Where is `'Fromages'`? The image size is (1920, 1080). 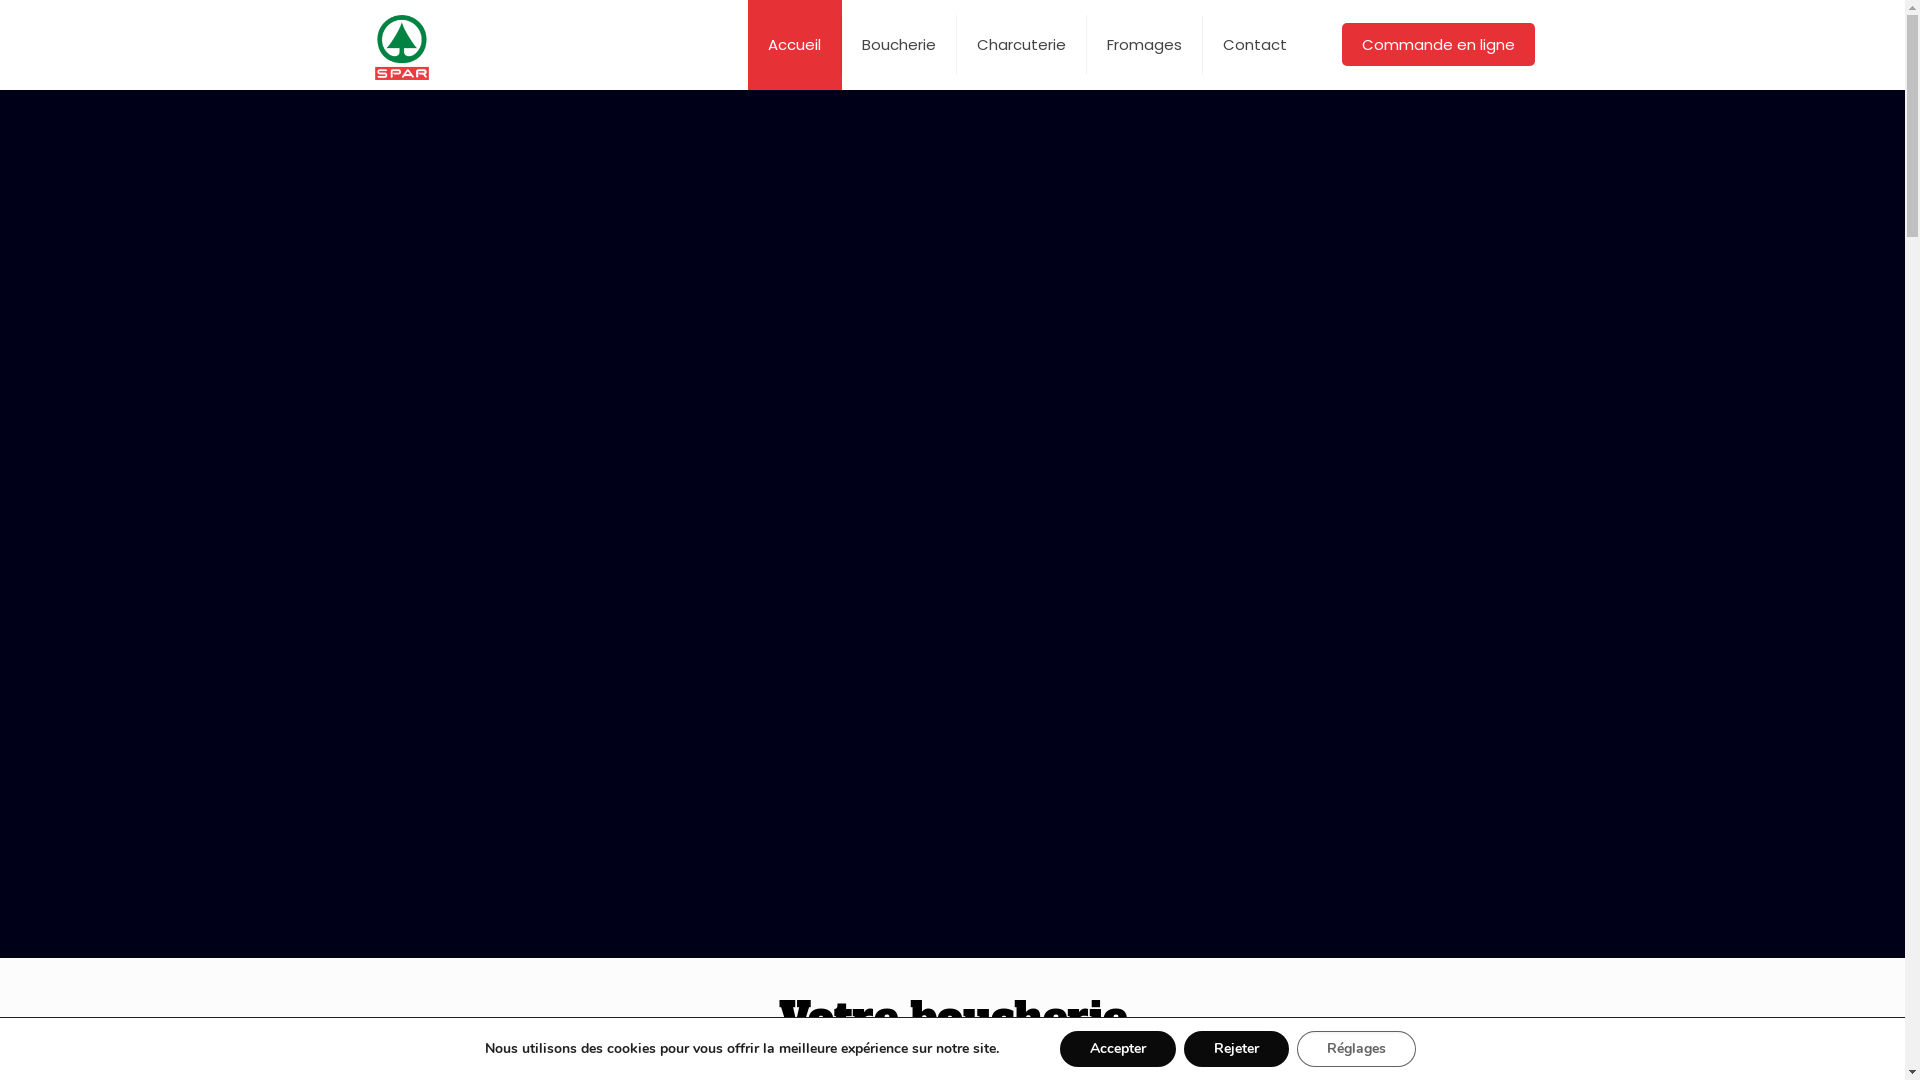 'Fromages' is located at coordinates (1145, 45).